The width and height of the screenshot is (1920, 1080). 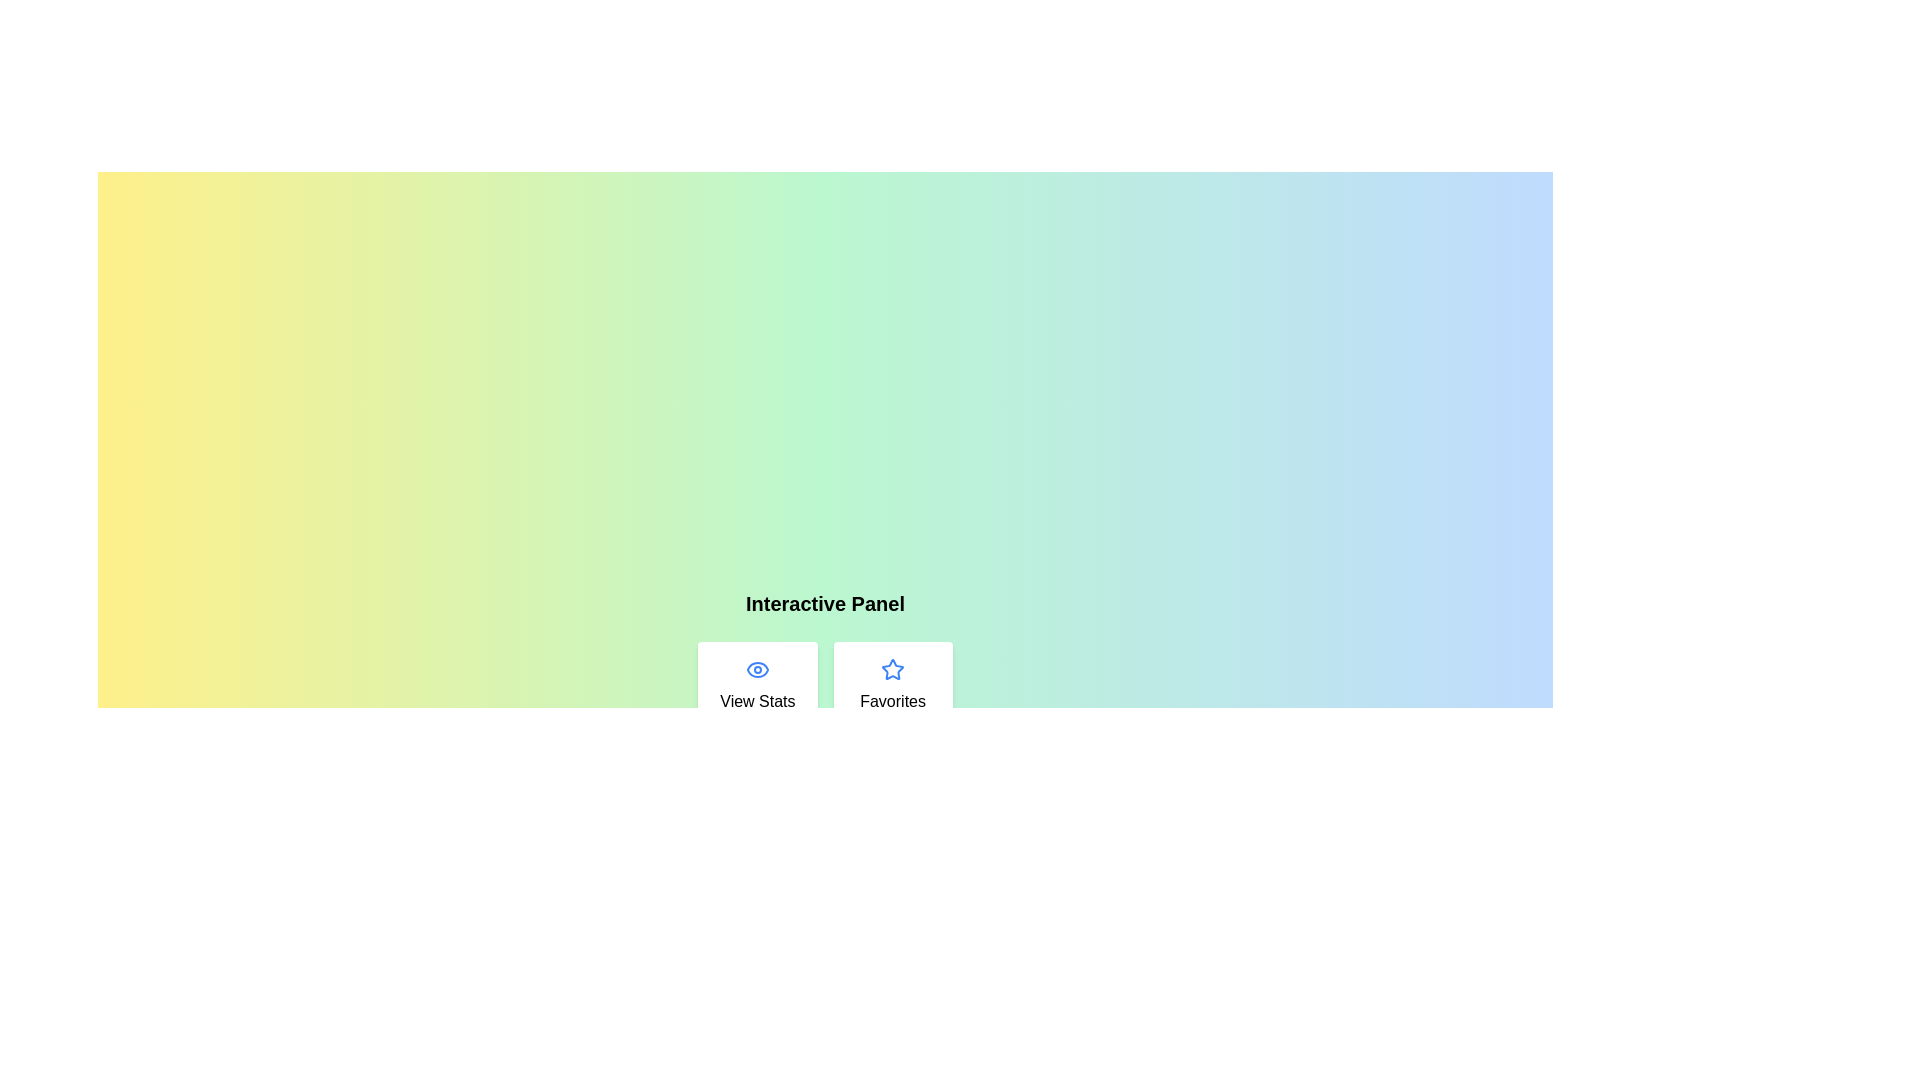 What do you see at coordinates (891, 685) in the screenshot?
I see `the 'Favorites' button, which is a rectangular button with a star icon and text, located under the 'Interactive Panel' section in the second column of the grid layout` at bounding box center [891, 685].